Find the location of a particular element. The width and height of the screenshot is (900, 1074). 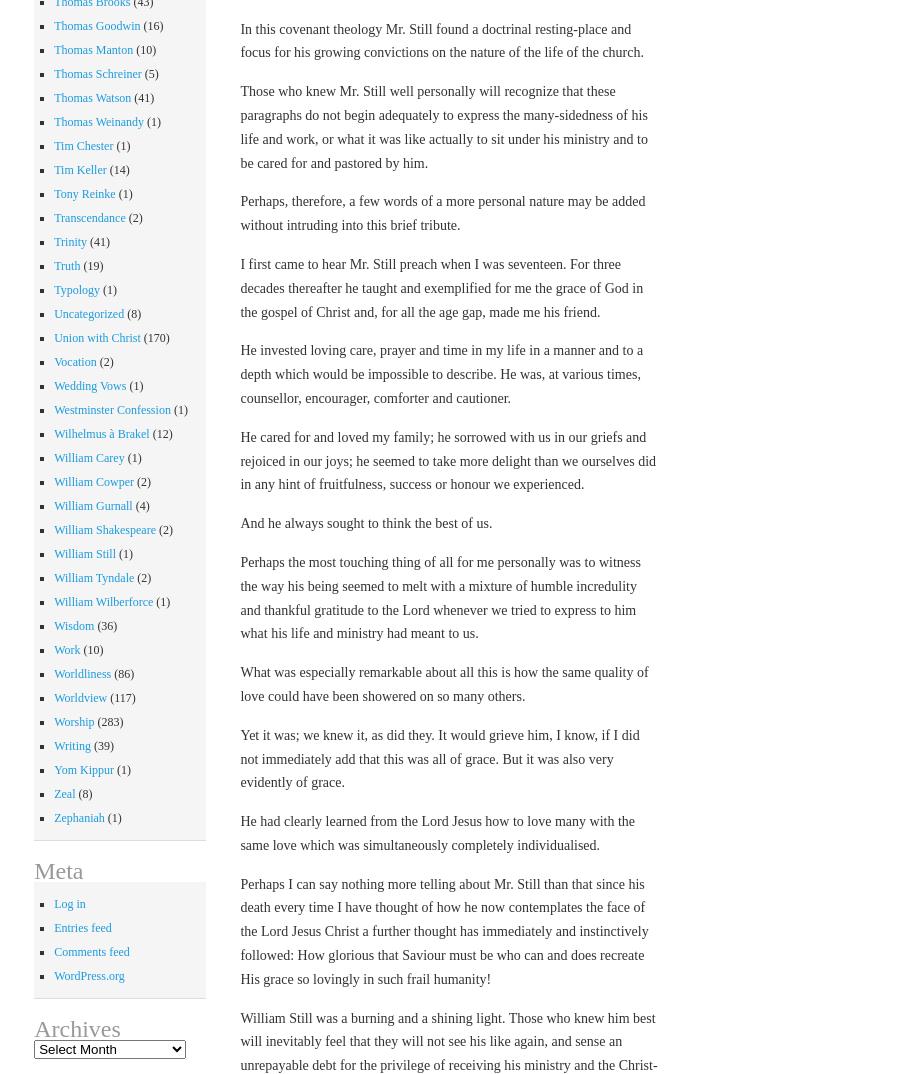

'William Tyndale' is located at coordinates (92, 575).